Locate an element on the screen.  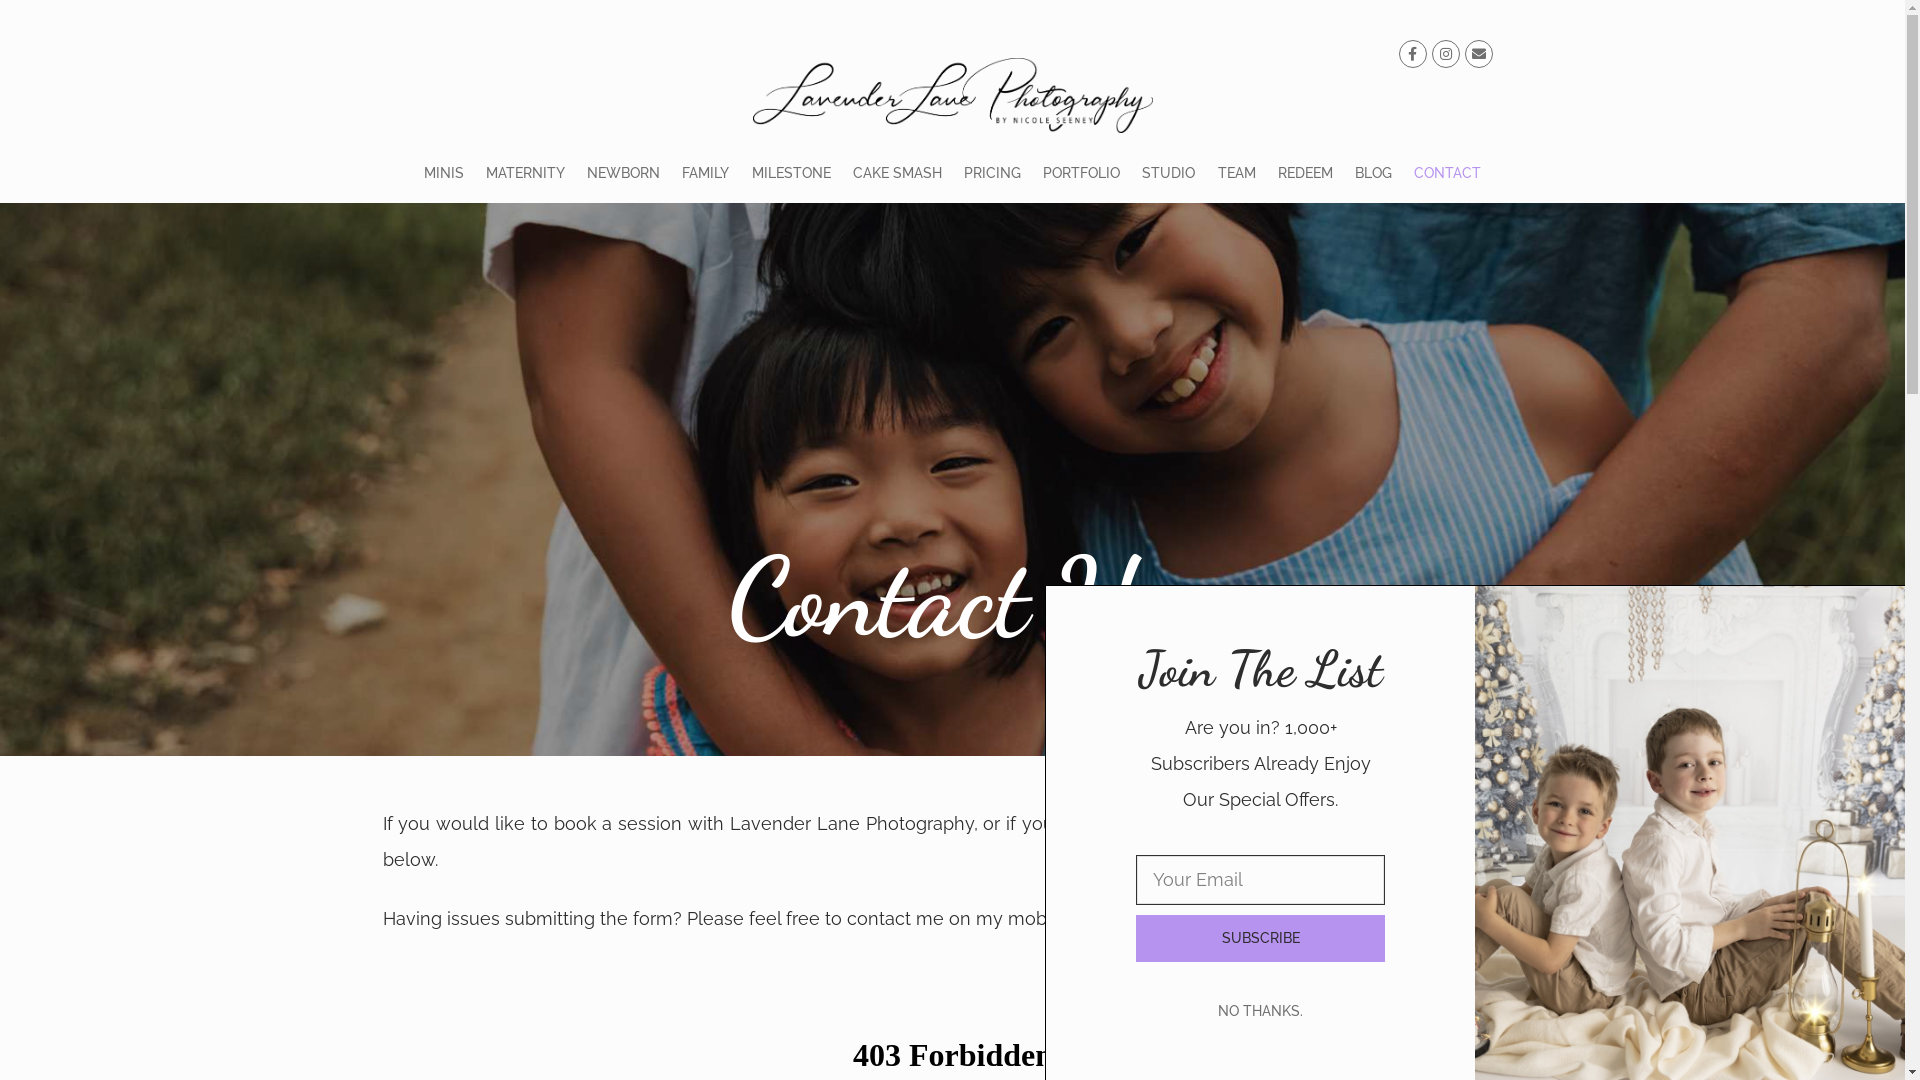
'NO THANKS.' is located at coordinates (1259, 1010).